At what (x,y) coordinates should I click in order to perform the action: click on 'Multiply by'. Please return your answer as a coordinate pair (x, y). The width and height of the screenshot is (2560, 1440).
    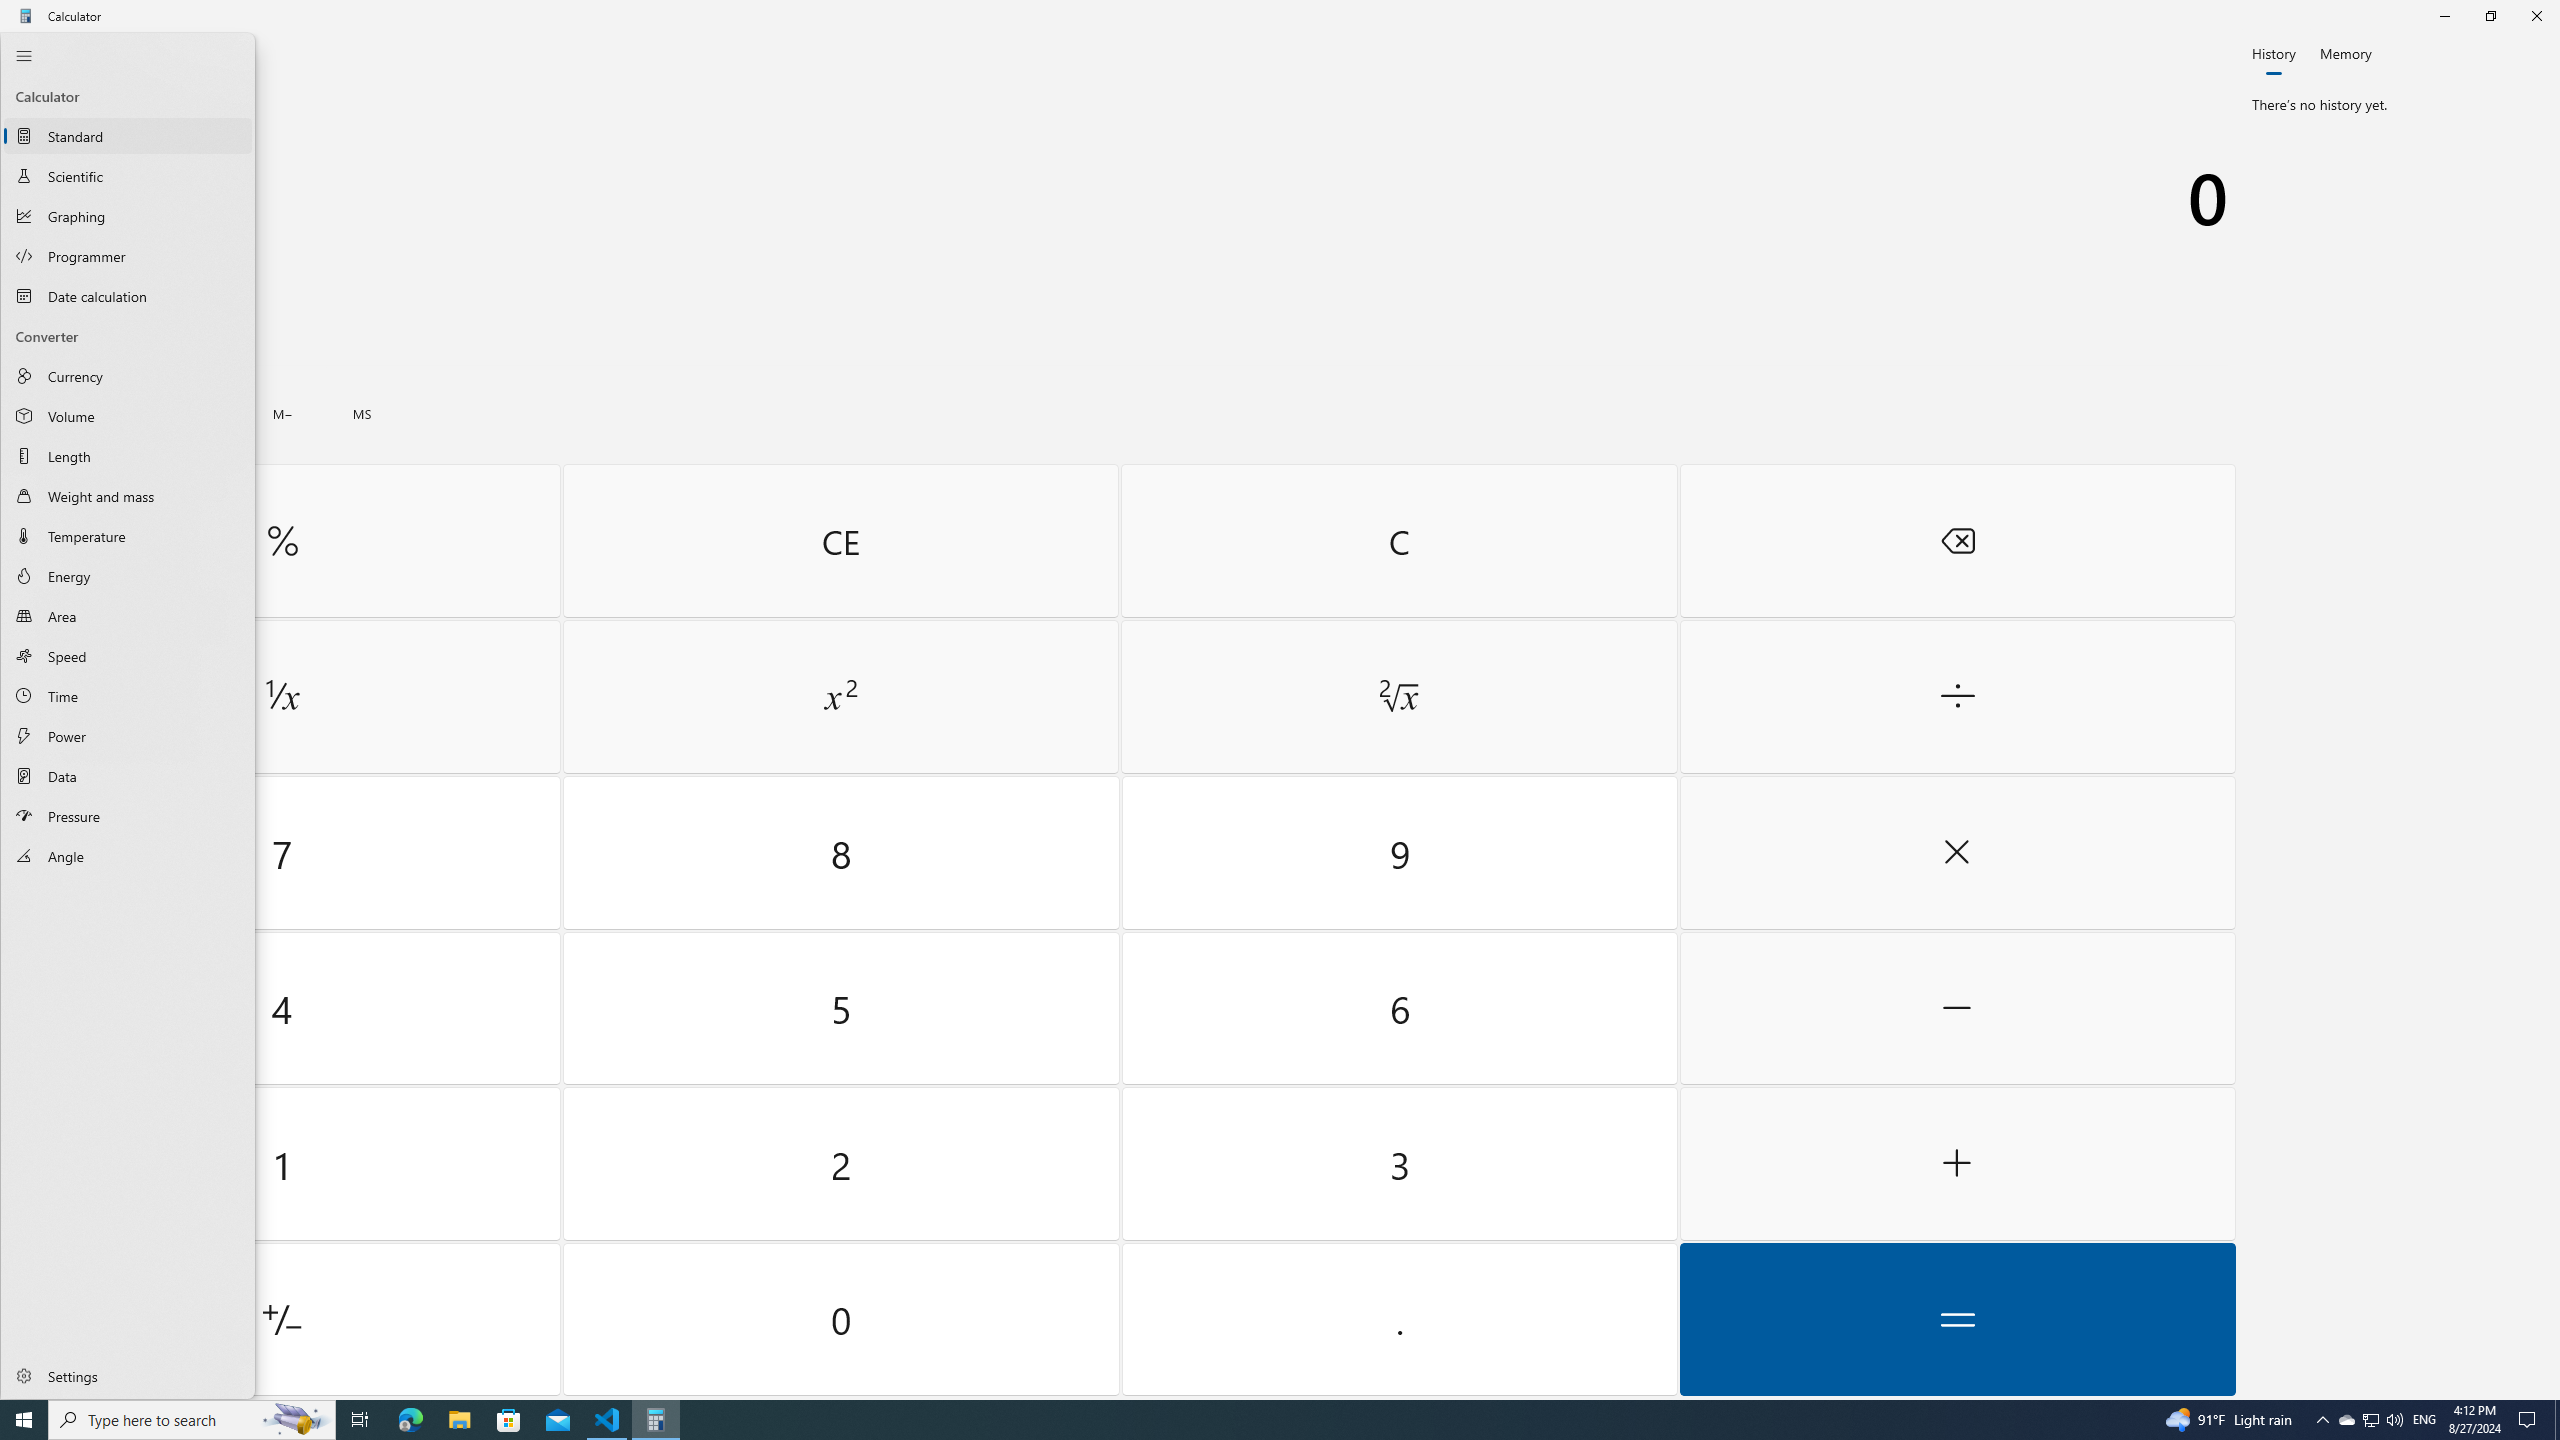
    Looking at the image, I should click on (1956, 853).